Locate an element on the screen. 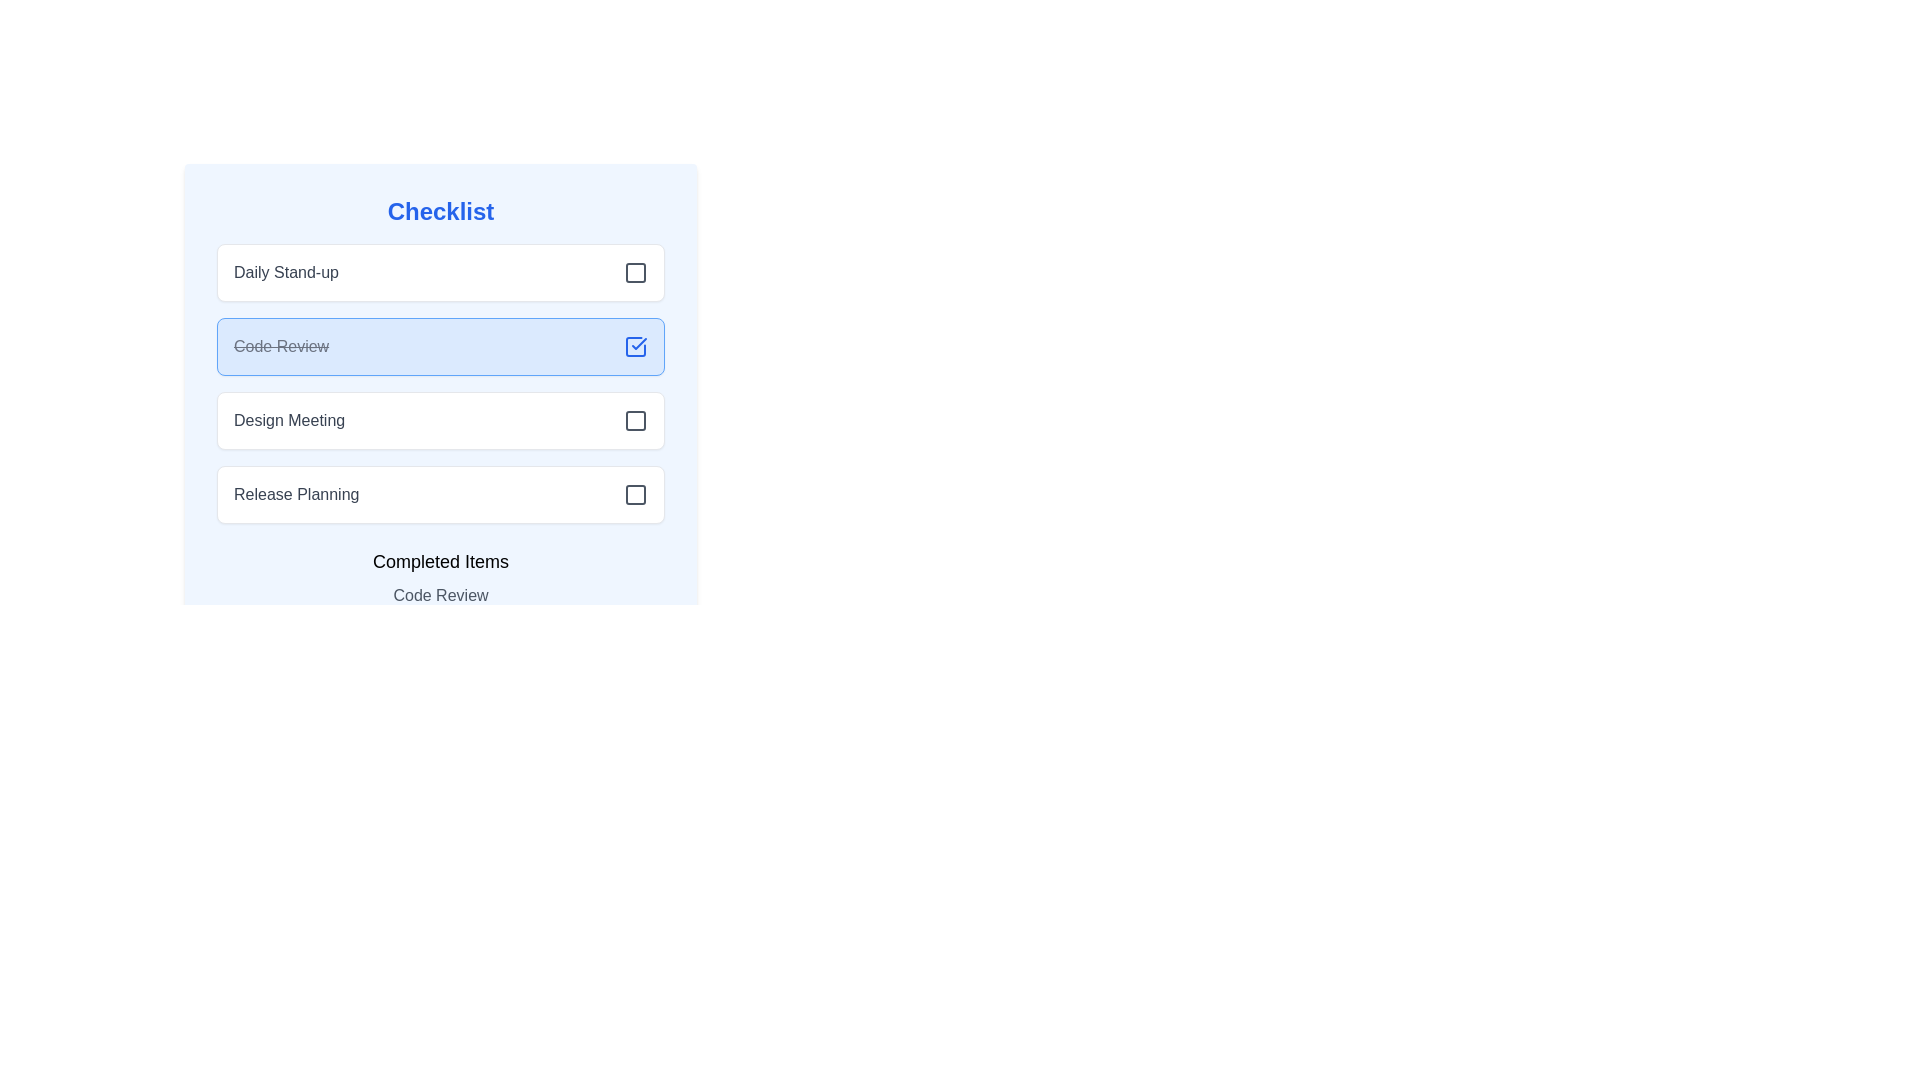 The width and height of the screenshot is (1920, 1080). the gray square-shaped checkbox icon positioned to the right of 'Release Planning' is located at coordinates (634, 494).